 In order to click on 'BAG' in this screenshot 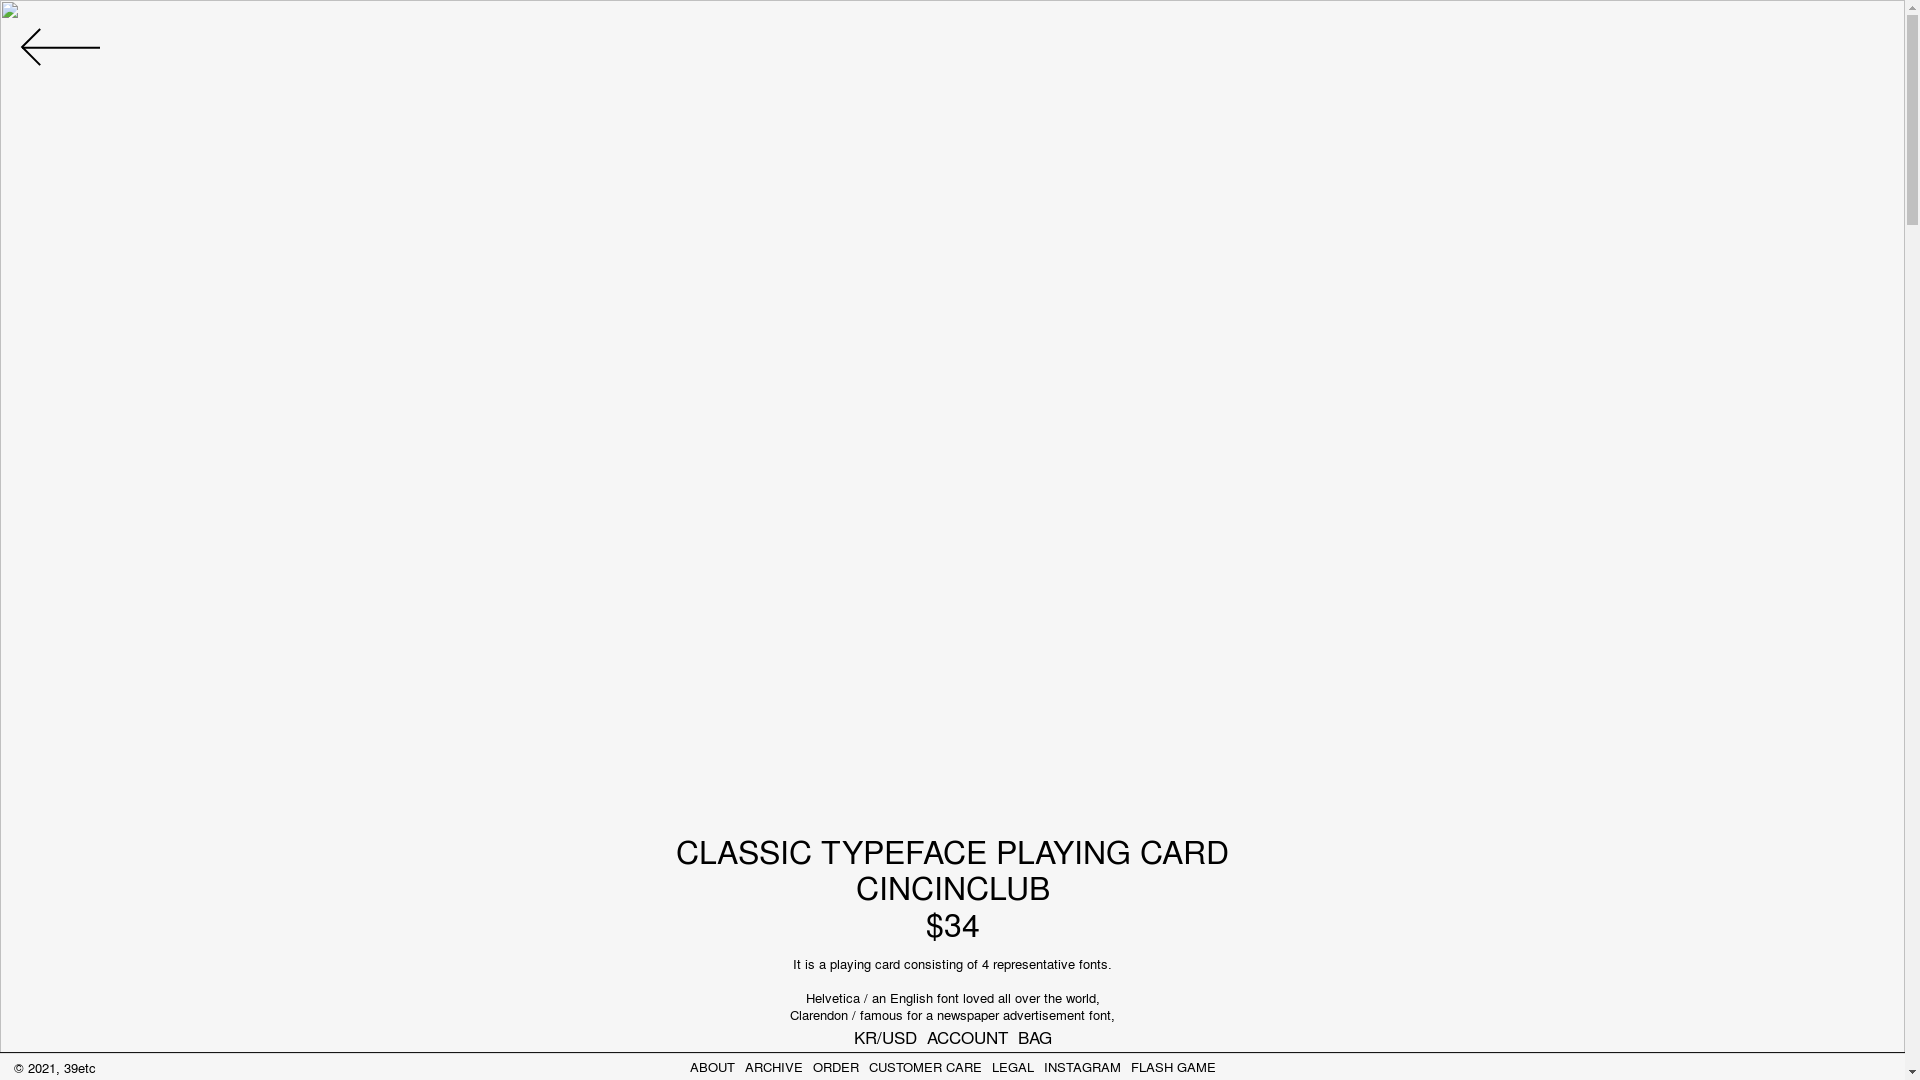, I will do `click(1035, 1035)`.